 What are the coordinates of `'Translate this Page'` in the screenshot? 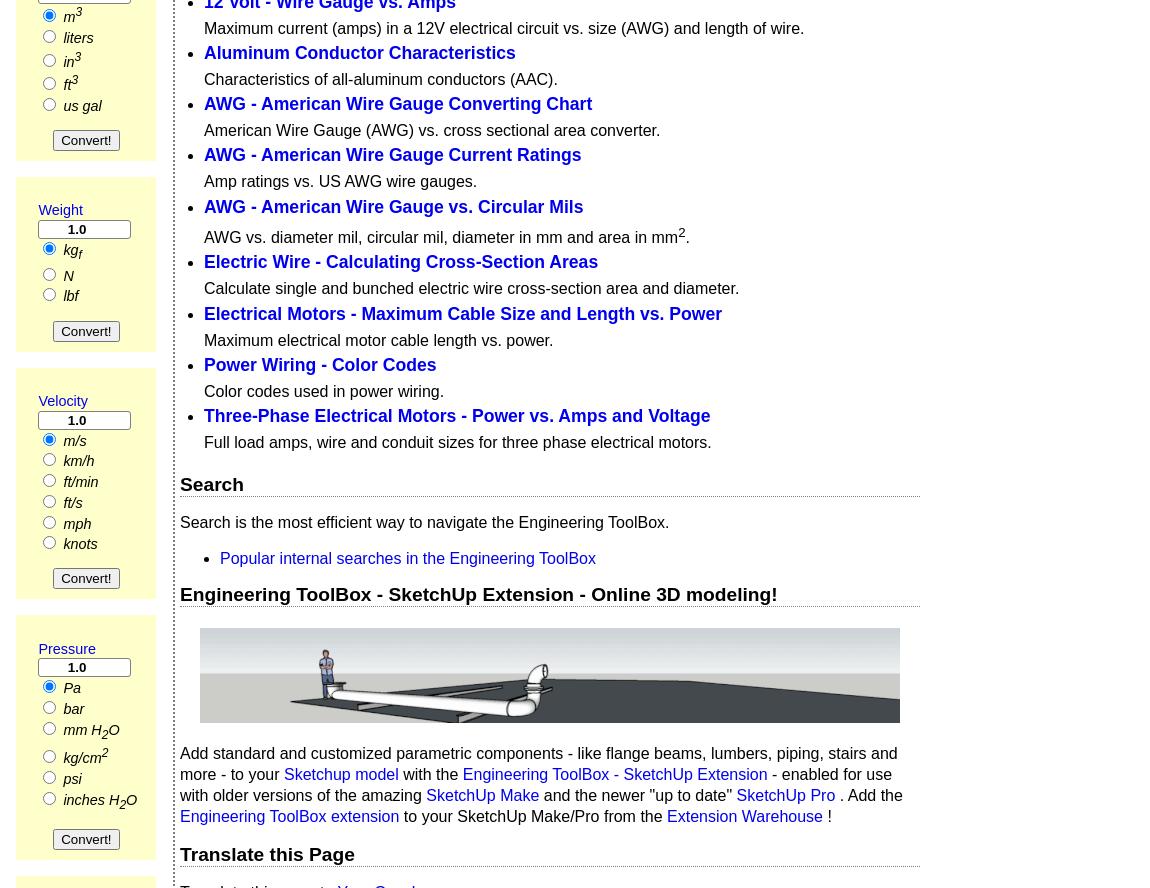 It's located at (266, 852).